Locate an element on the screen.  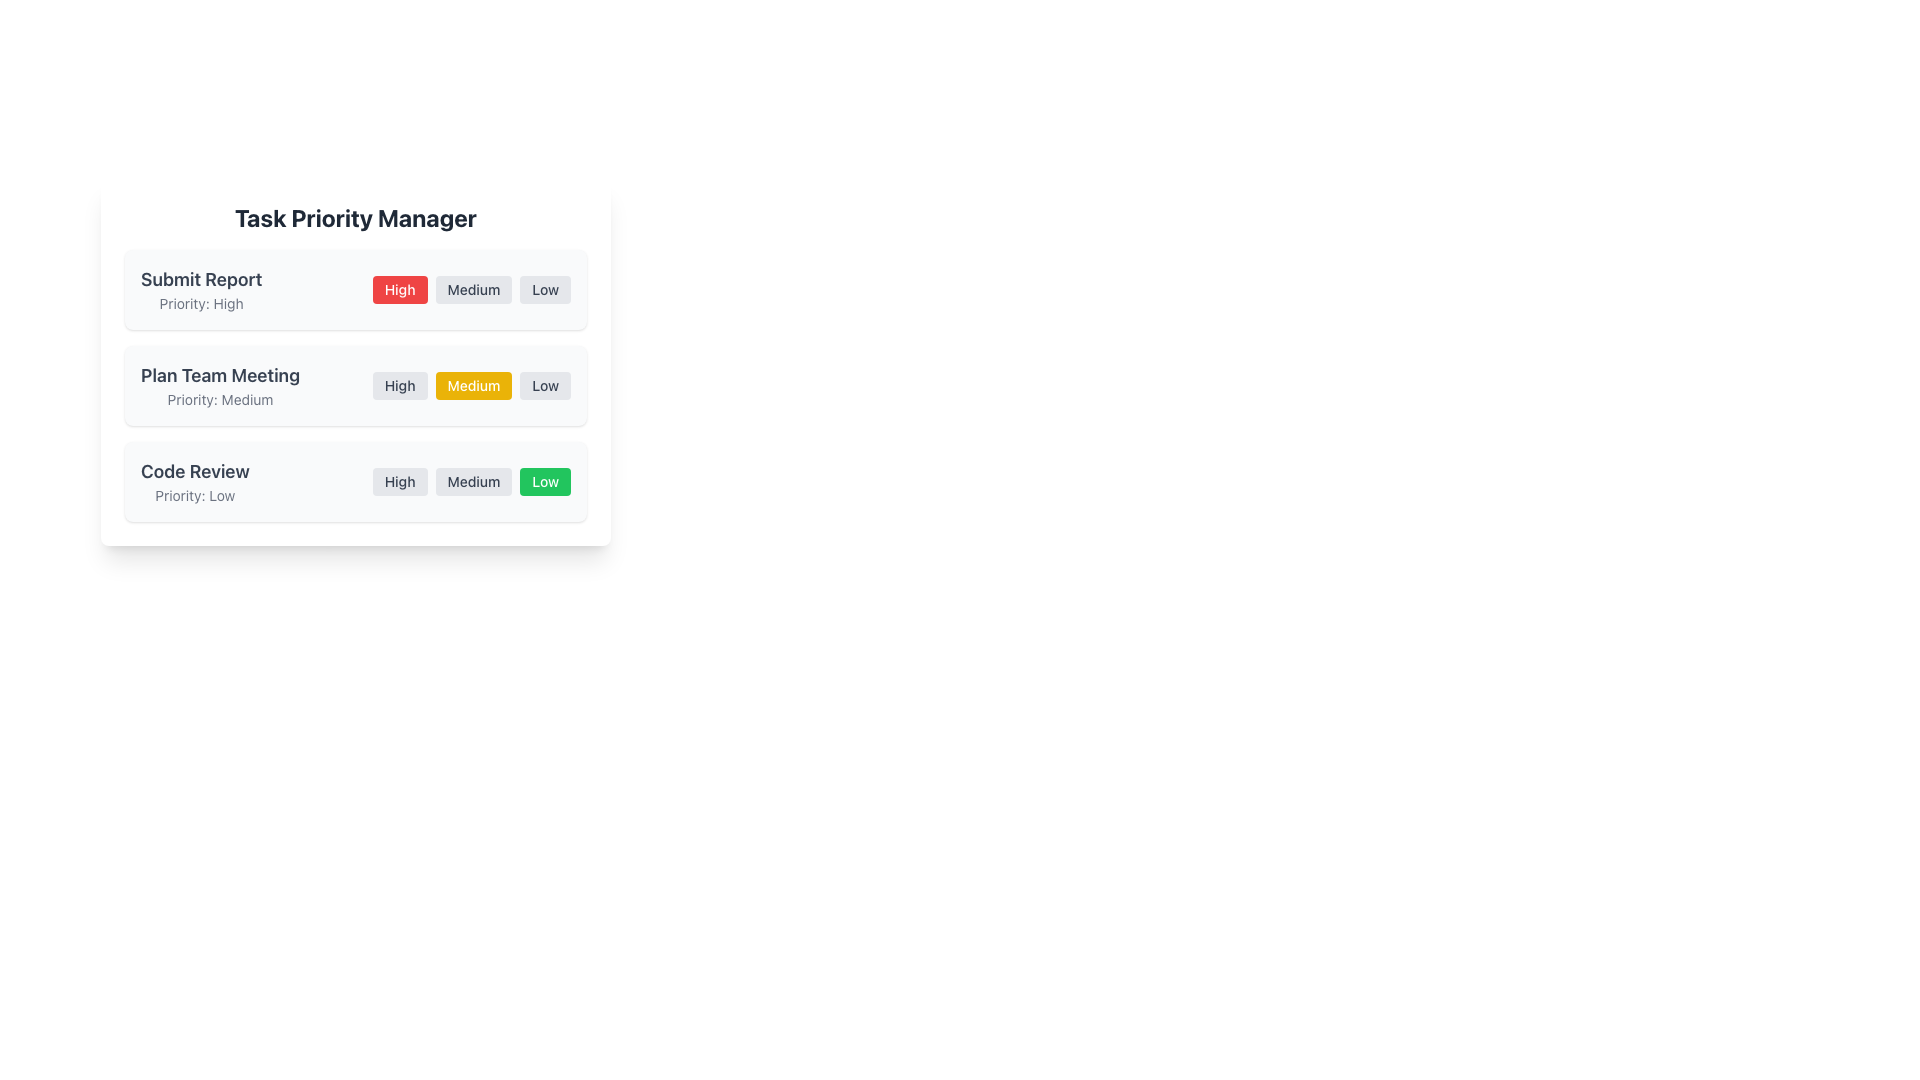
the text label that displays 'Priority: Low', which is located beneath the 'Code Review' header in the interface is located at coordinates (195, 495).